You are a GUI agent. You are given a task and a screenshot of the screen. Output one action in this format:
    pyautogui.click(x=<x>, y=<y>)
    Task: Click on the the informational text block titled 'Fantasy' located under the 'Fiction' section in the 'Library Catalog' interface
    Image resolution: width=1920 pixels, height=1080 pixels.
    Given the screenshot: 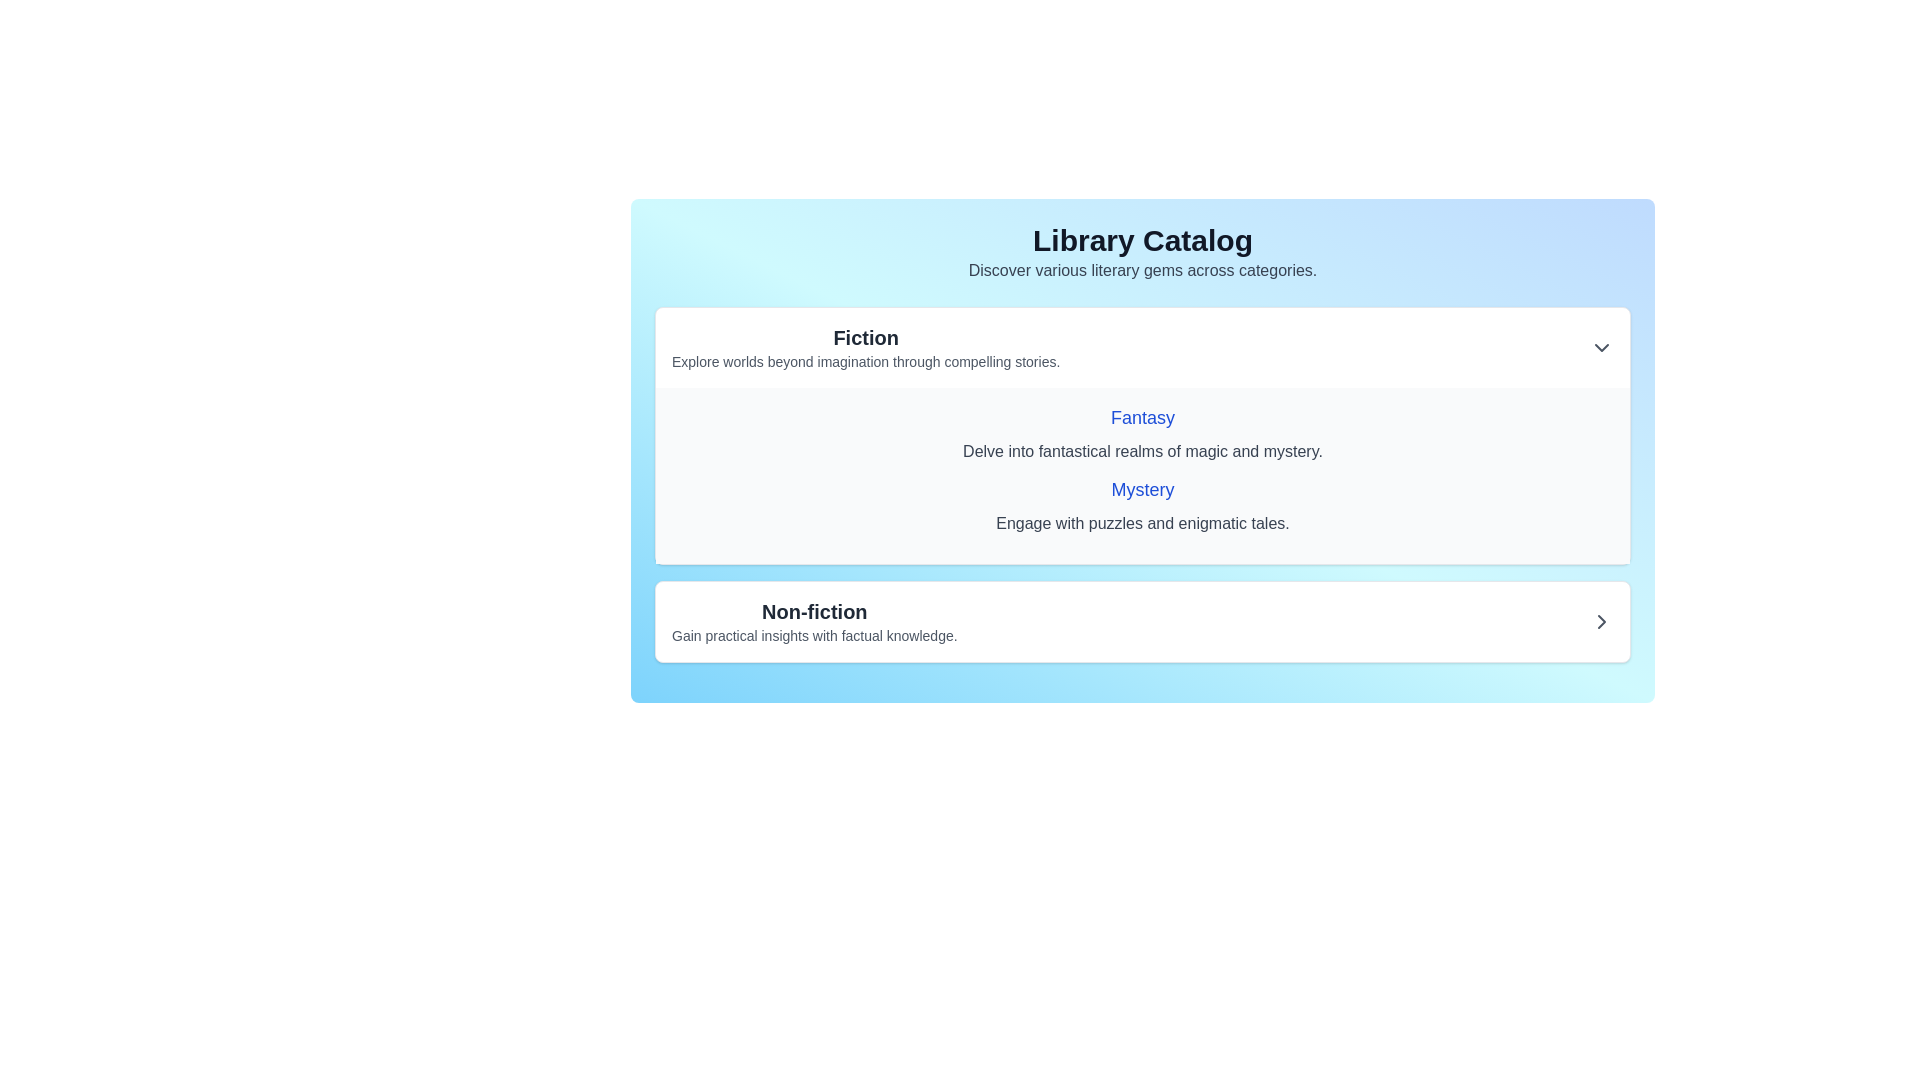 What is the action you would take?
    pyautogui.click(x=1142, y=433)
    